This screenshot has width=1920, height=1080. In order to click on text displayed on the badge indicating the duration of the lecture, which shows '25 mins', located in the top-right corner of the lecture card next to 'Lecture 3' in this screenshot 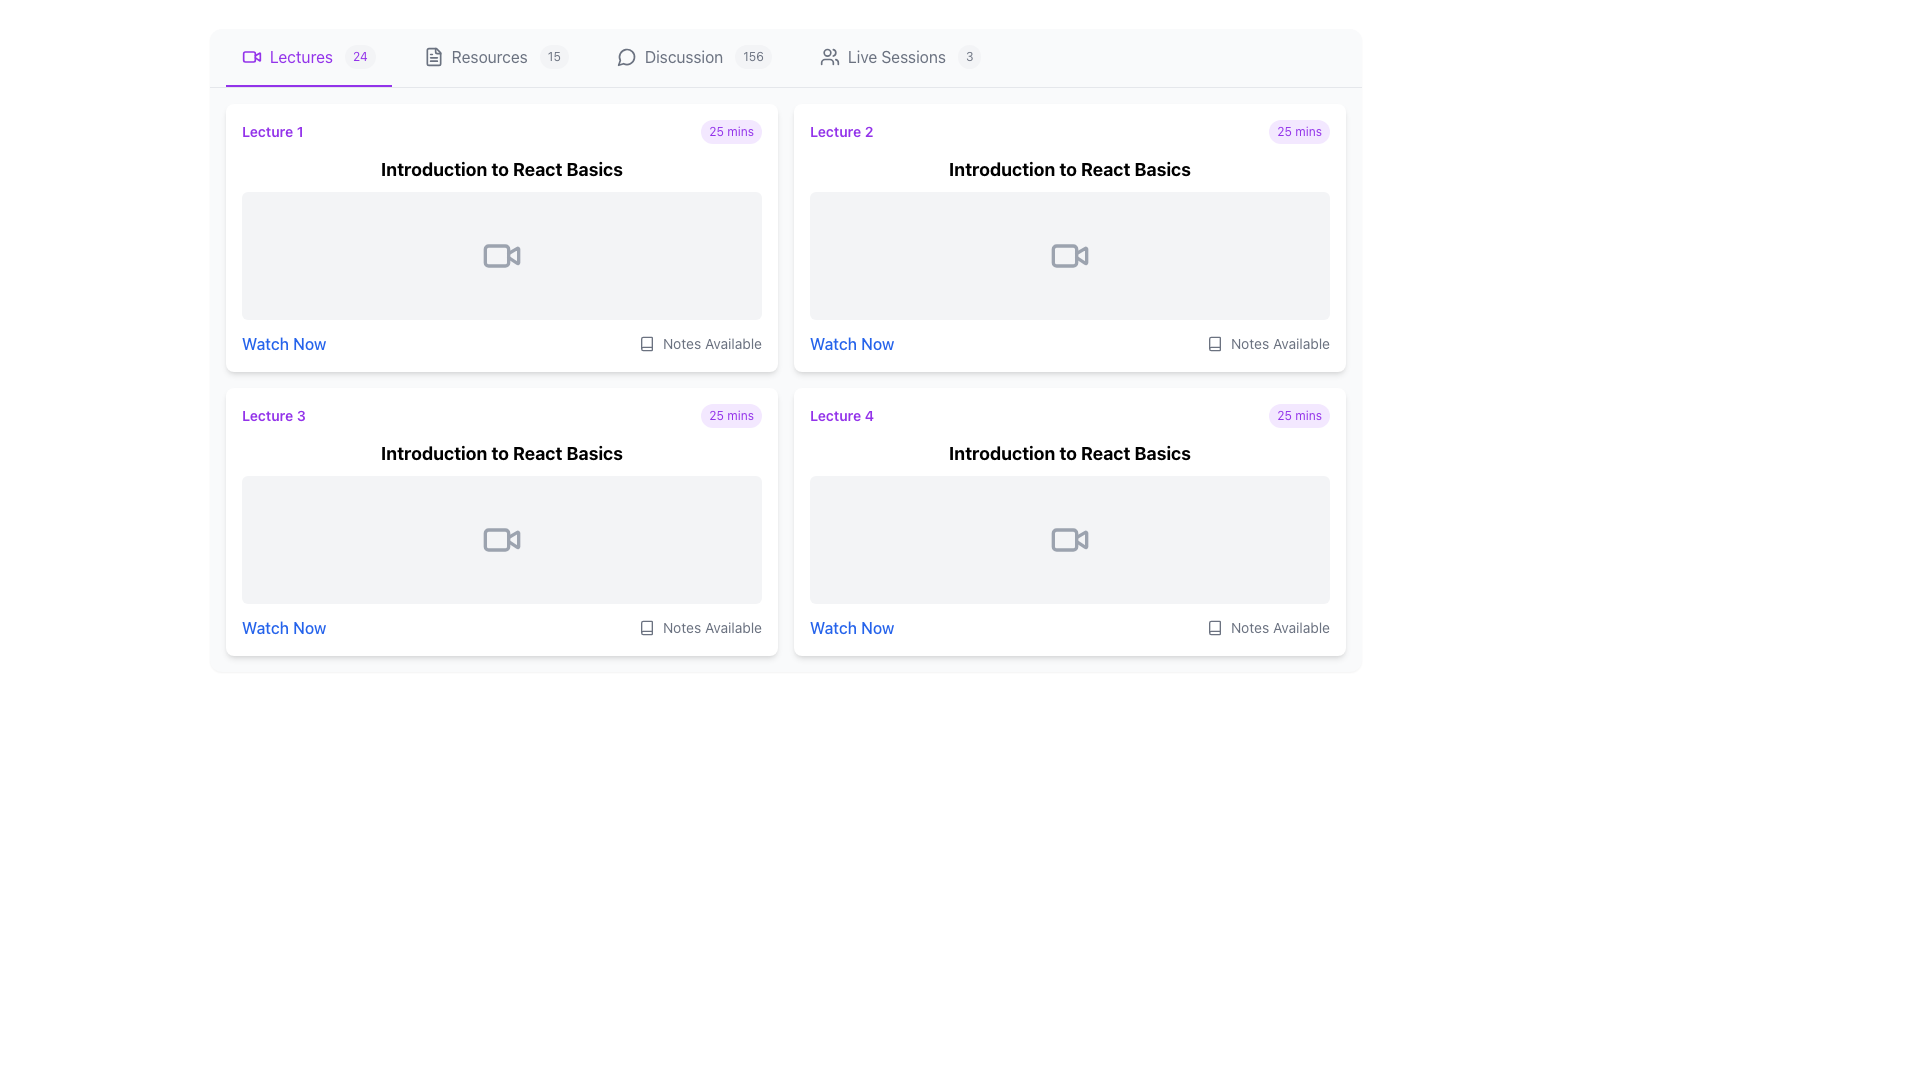, I will do `click(730, 415)`.